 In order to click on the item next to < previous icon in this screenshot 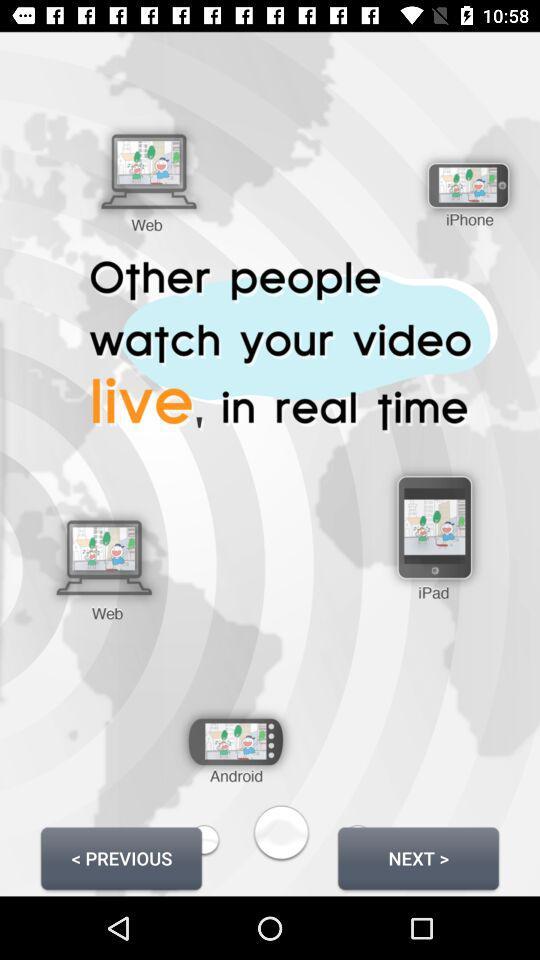, I will do `click(417, 857)`.